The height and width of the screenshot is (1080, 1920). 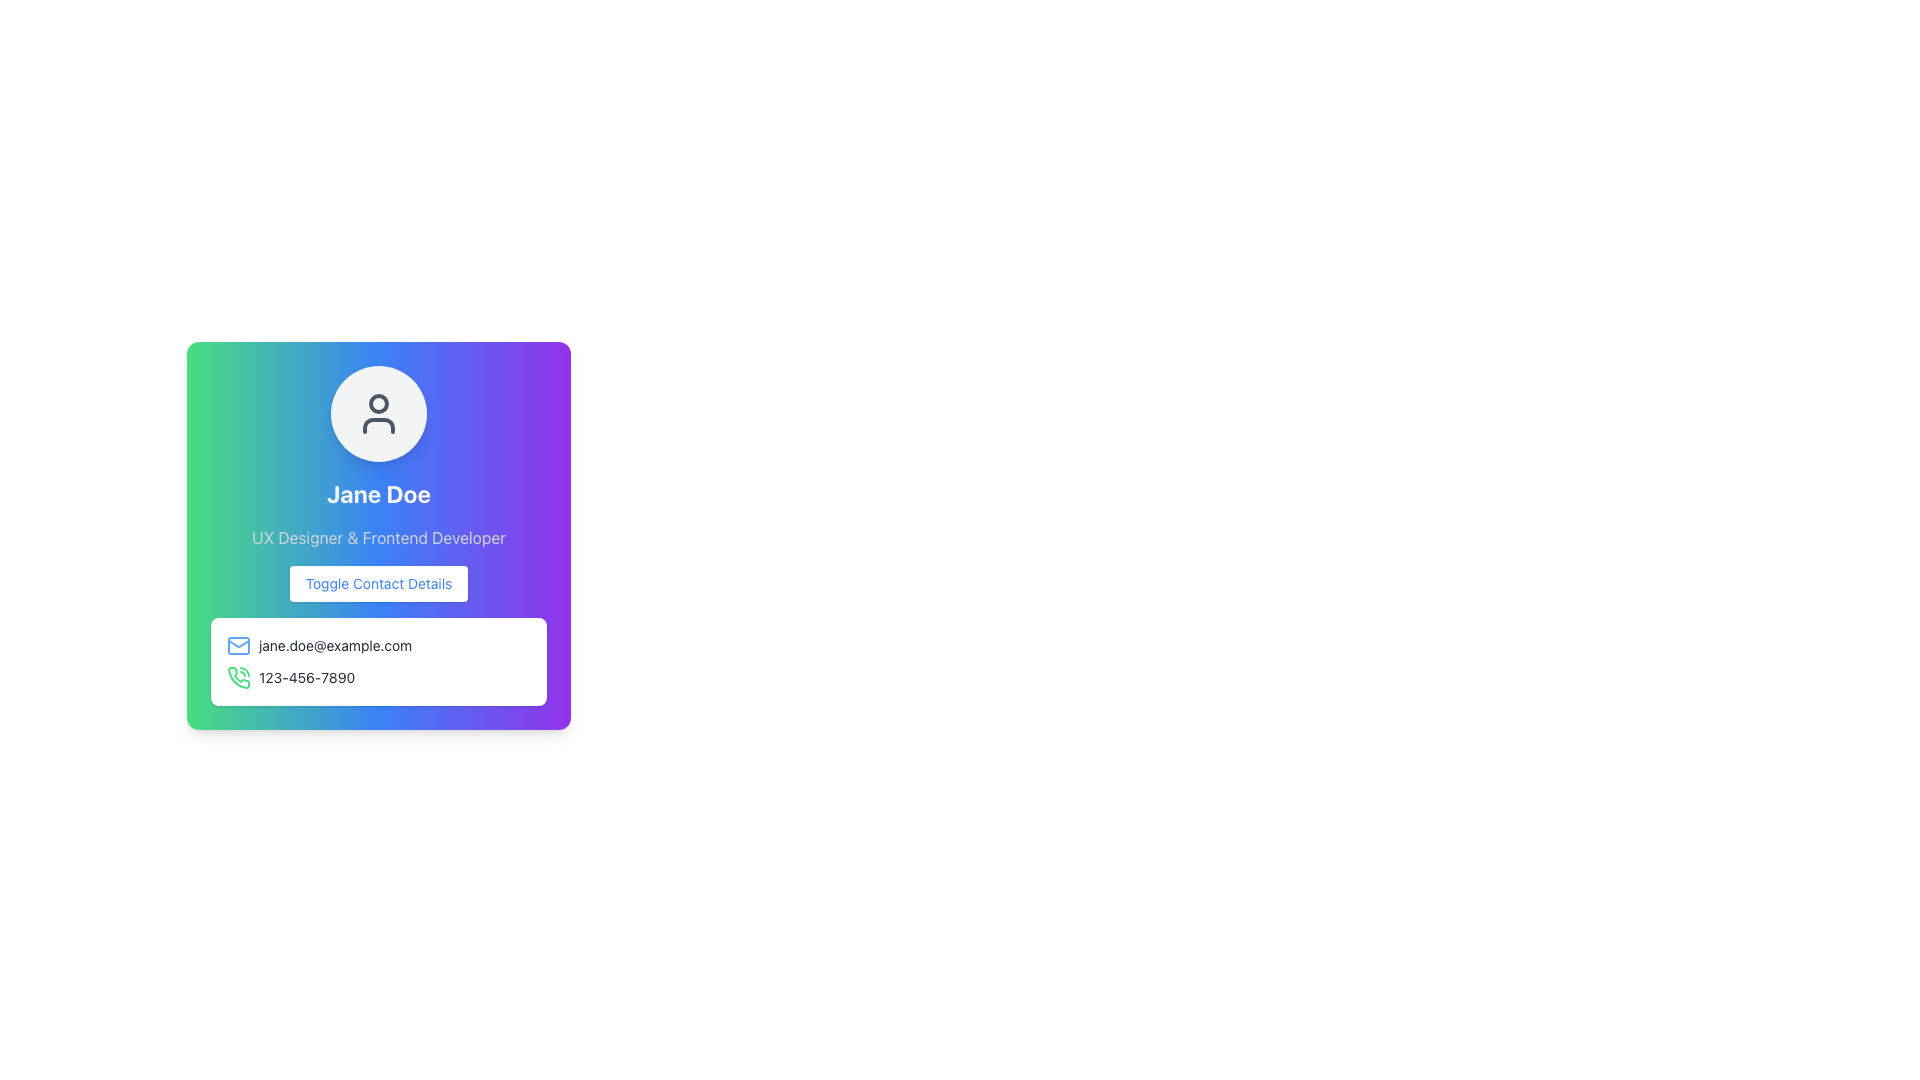 What do you see at coordinates (379, 404) in the screenshot?
I see `the circular graphical element that serves as part of the user profile icon, positioned centrally within the head part of the icon, which is located top-centered in a card component displaying user information` at bounding box center [379, 404].